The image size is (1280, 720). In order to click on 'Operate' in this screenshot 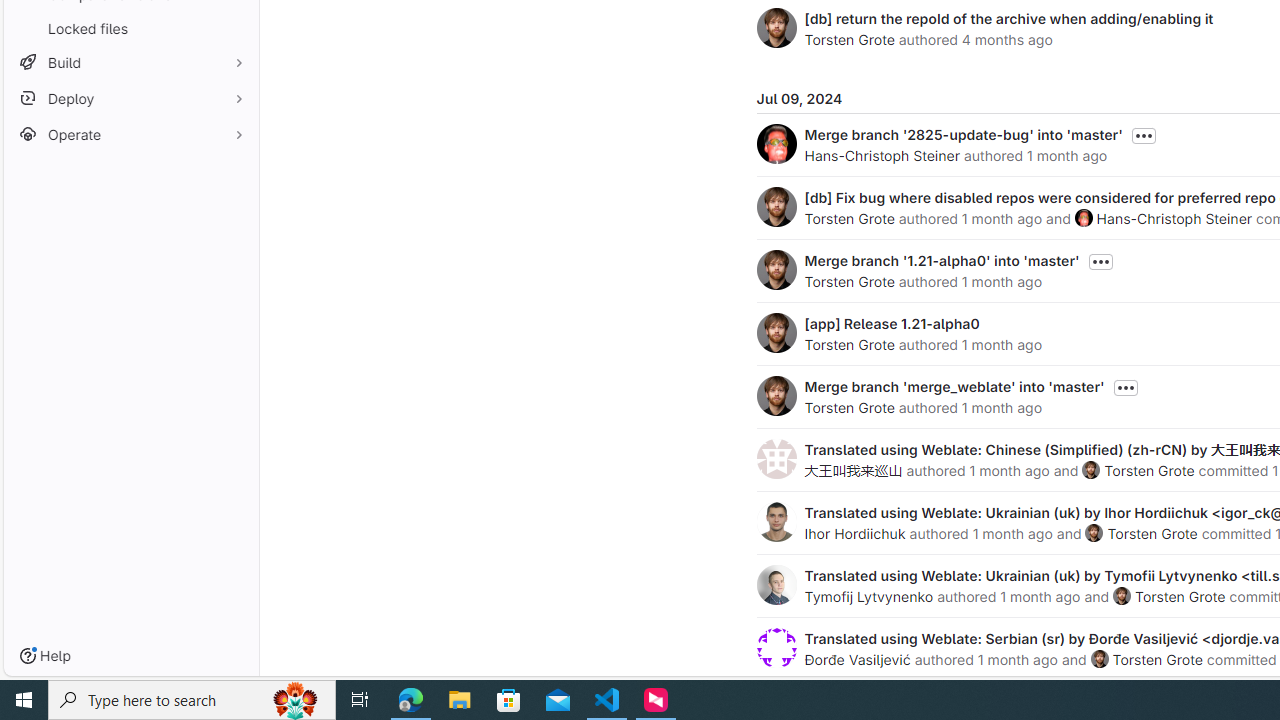, I will do `click(130, 134)`.